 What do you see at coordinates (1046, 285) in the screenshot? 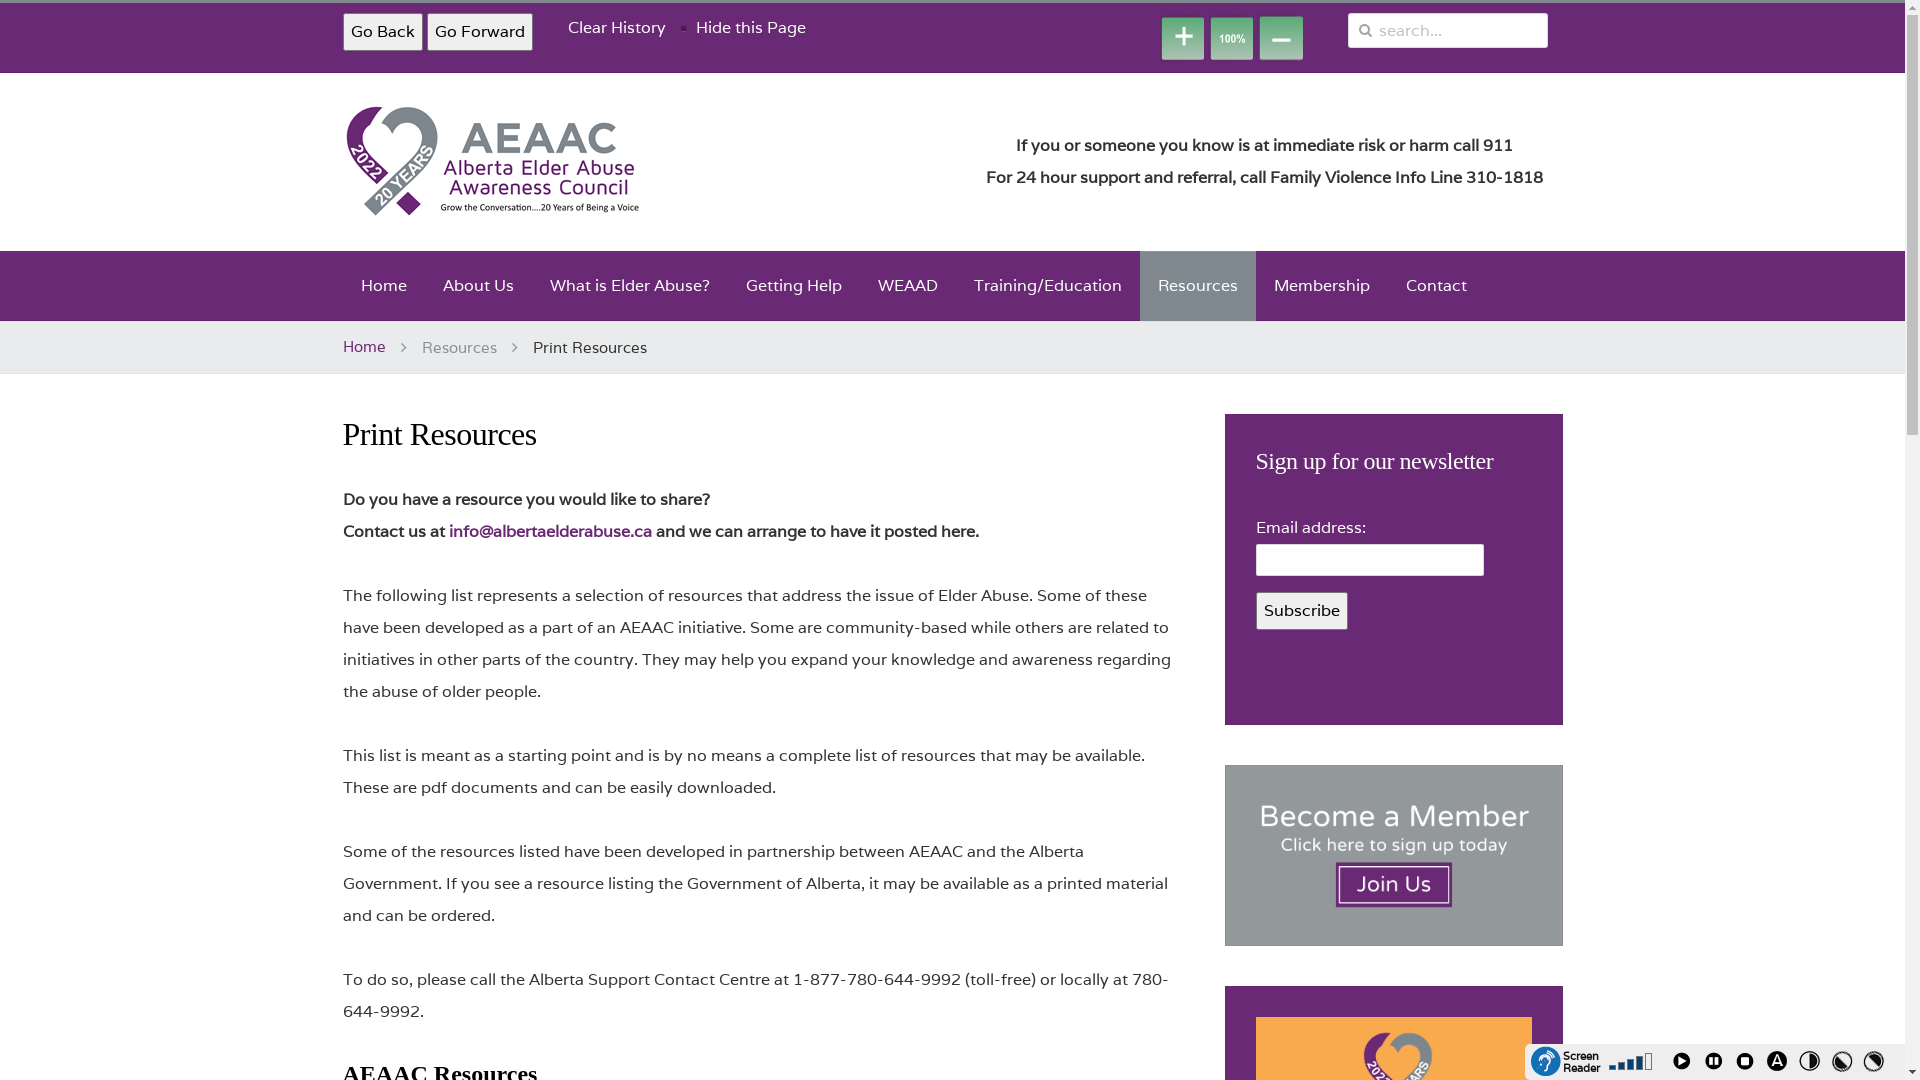
I see `'Training/Education'` at bounding box center [1046, 285].